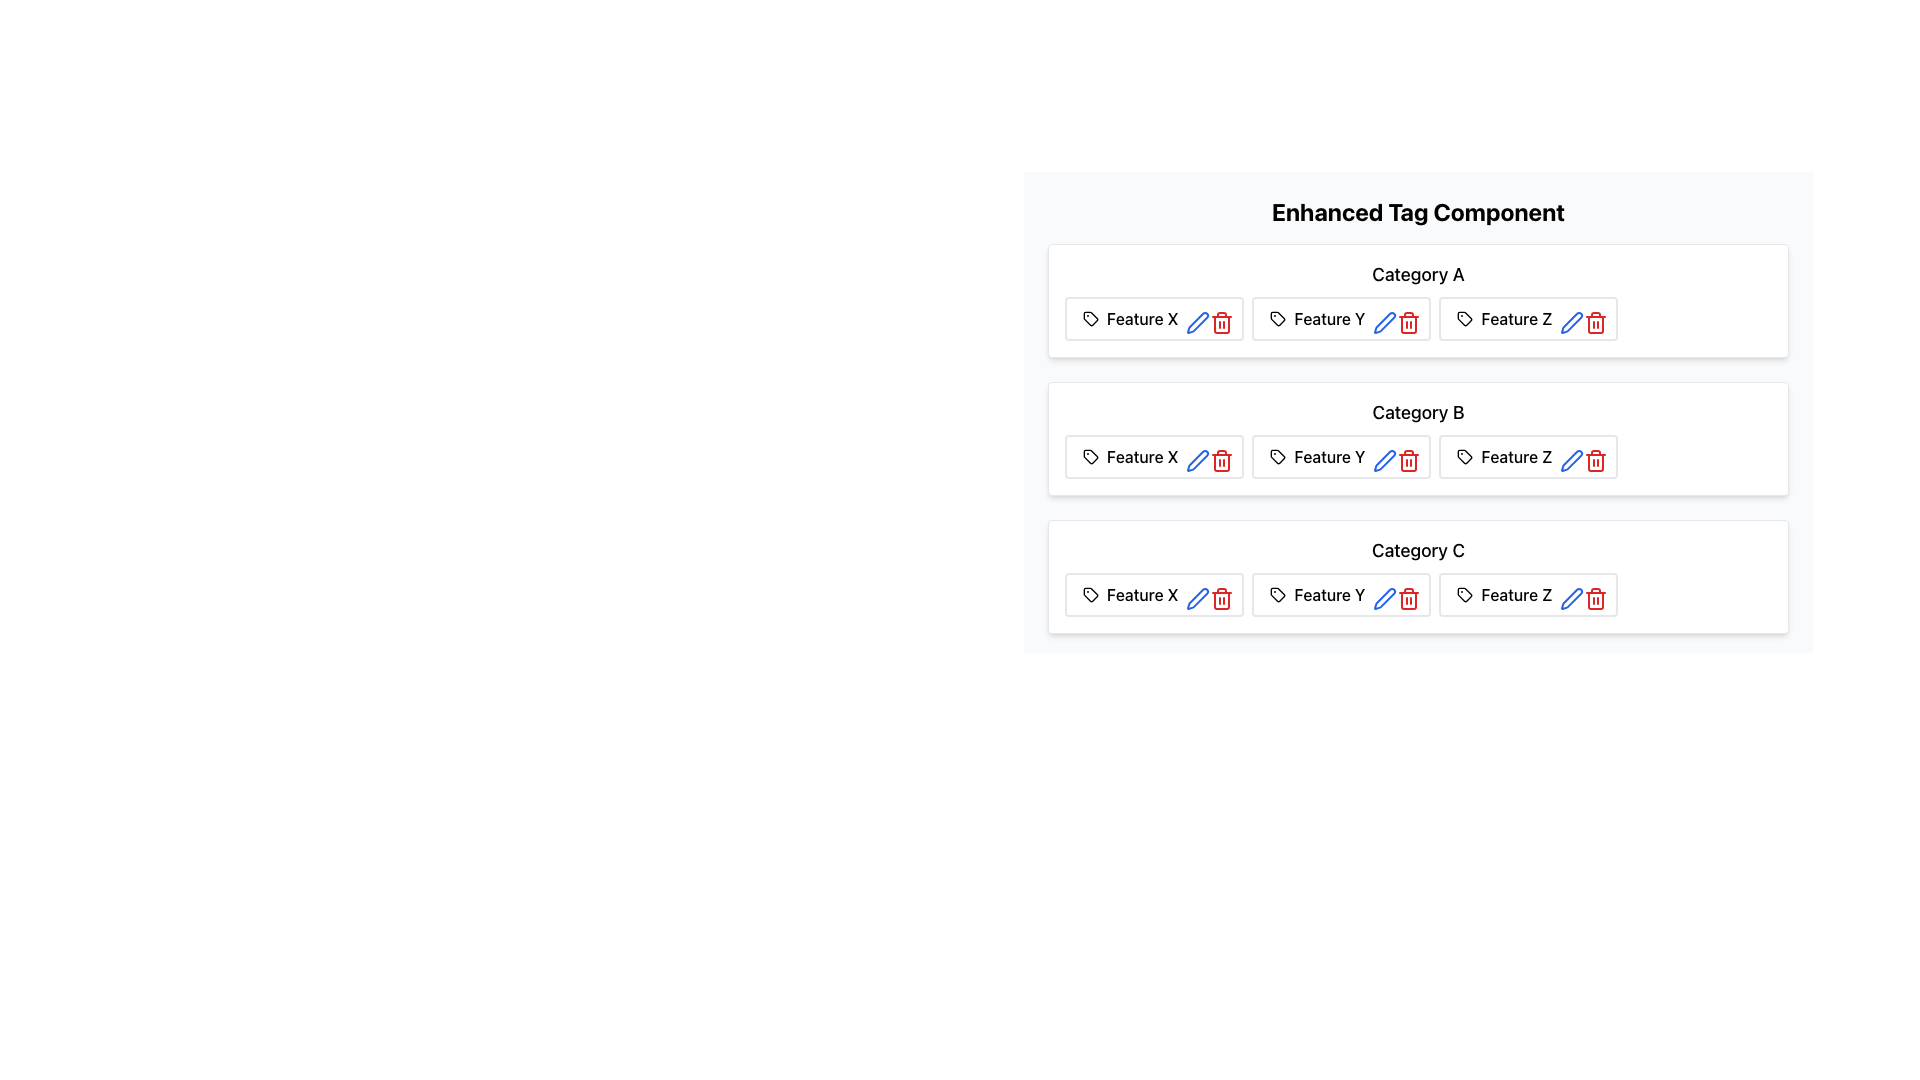 This screenshot has width=1920, height=1080. I want to click on the visual representation of the leftmost tag-like icon in the feature category interface under 'Category C', associated with 'Feature Y', so click(1277, 593).